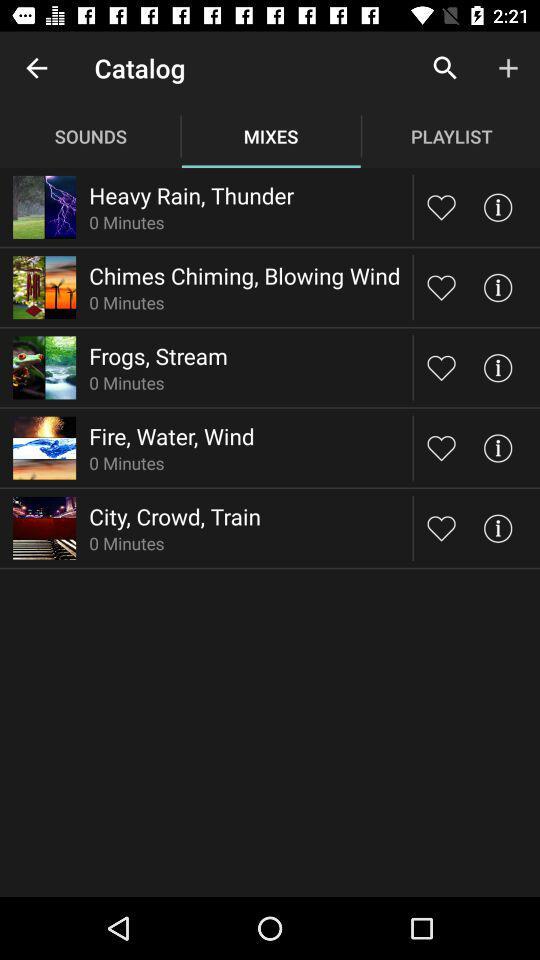 This screenshot has width=540, height=960. I want to click on more information, so click(496, 207).